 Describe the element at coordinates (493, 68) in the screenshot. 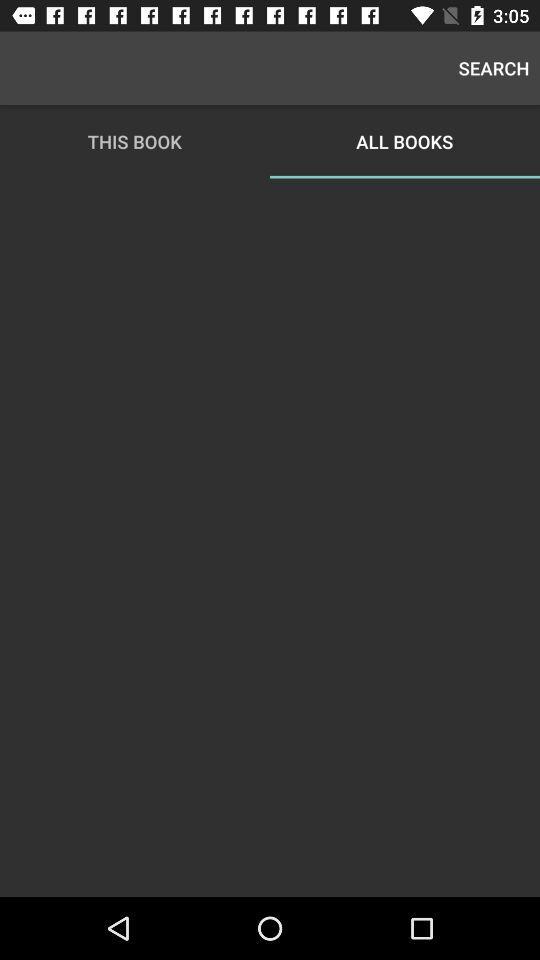

I see `the search` at that location.